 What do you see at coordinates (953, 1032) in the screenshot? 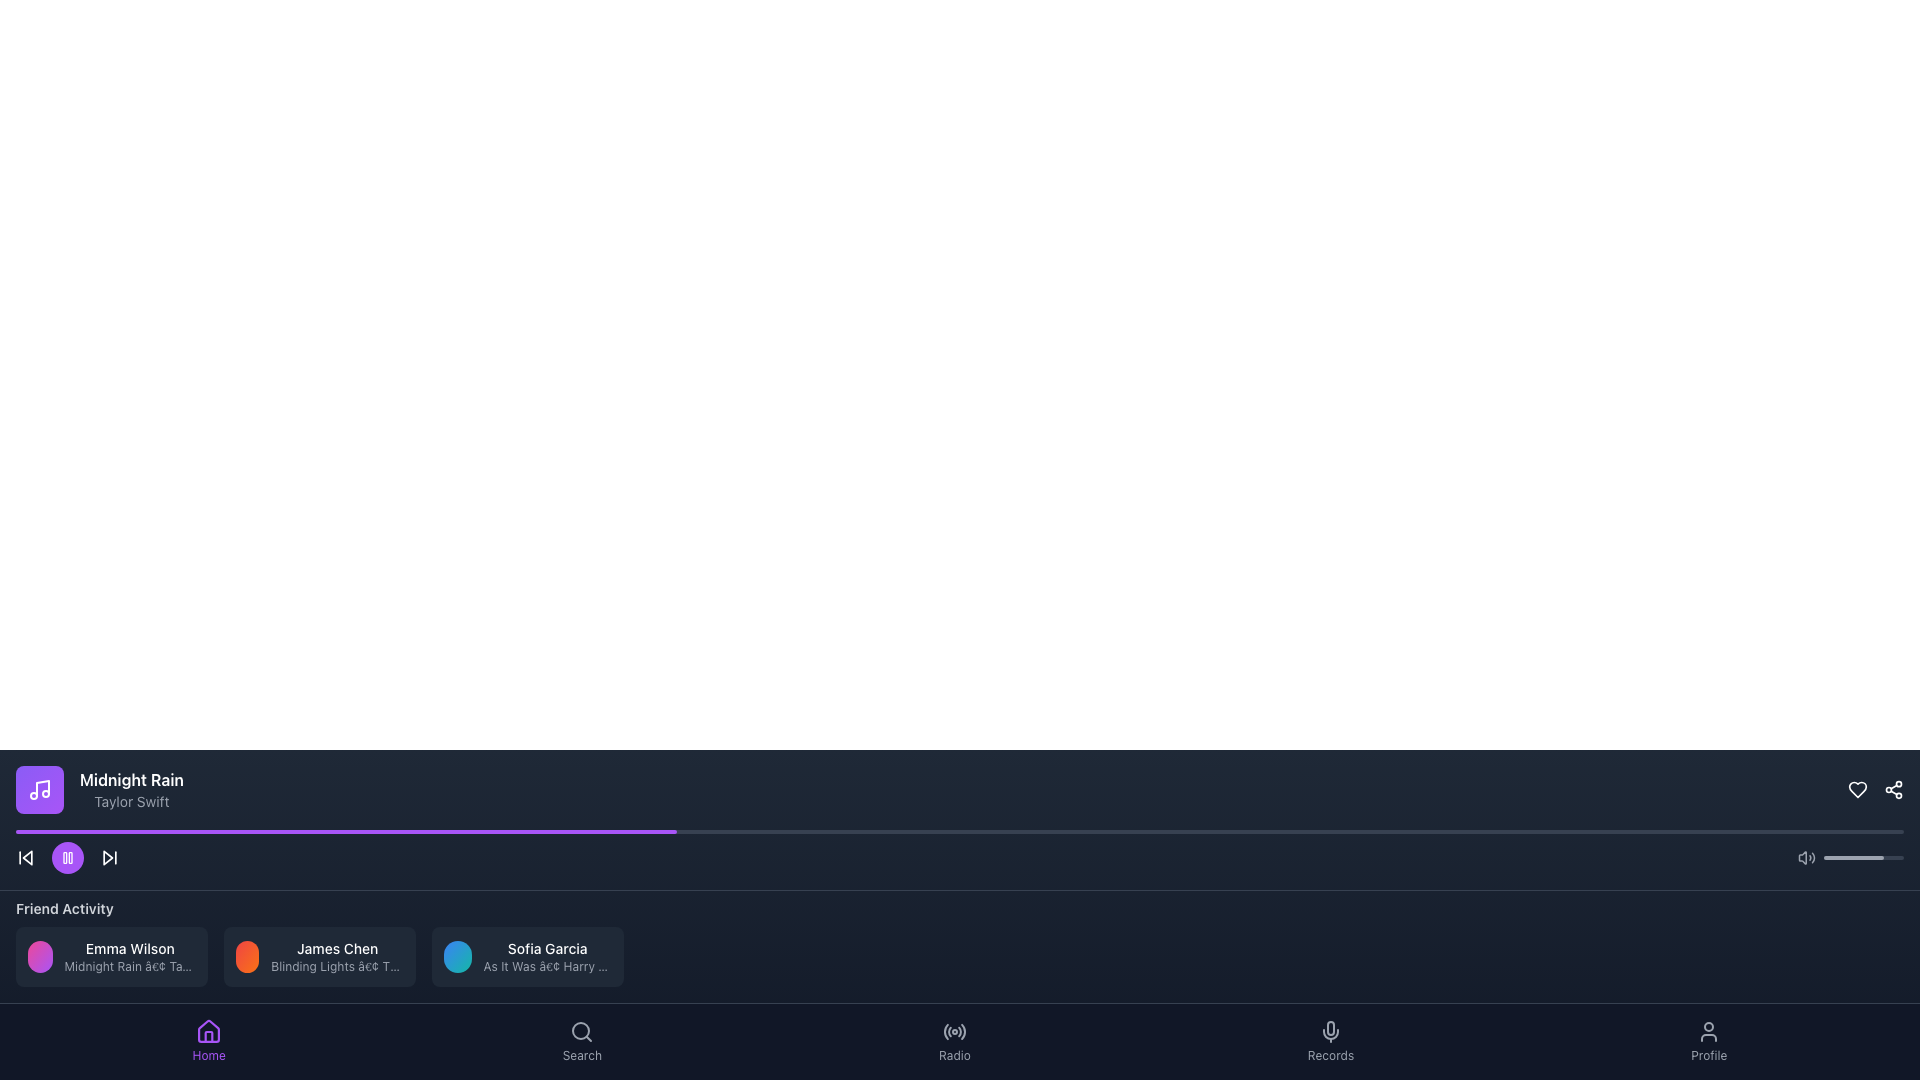
I see `the 'Radio' icon located at the bottom navigation bar, which is the fourth icon from the left` at bounding box center [953, 1032].